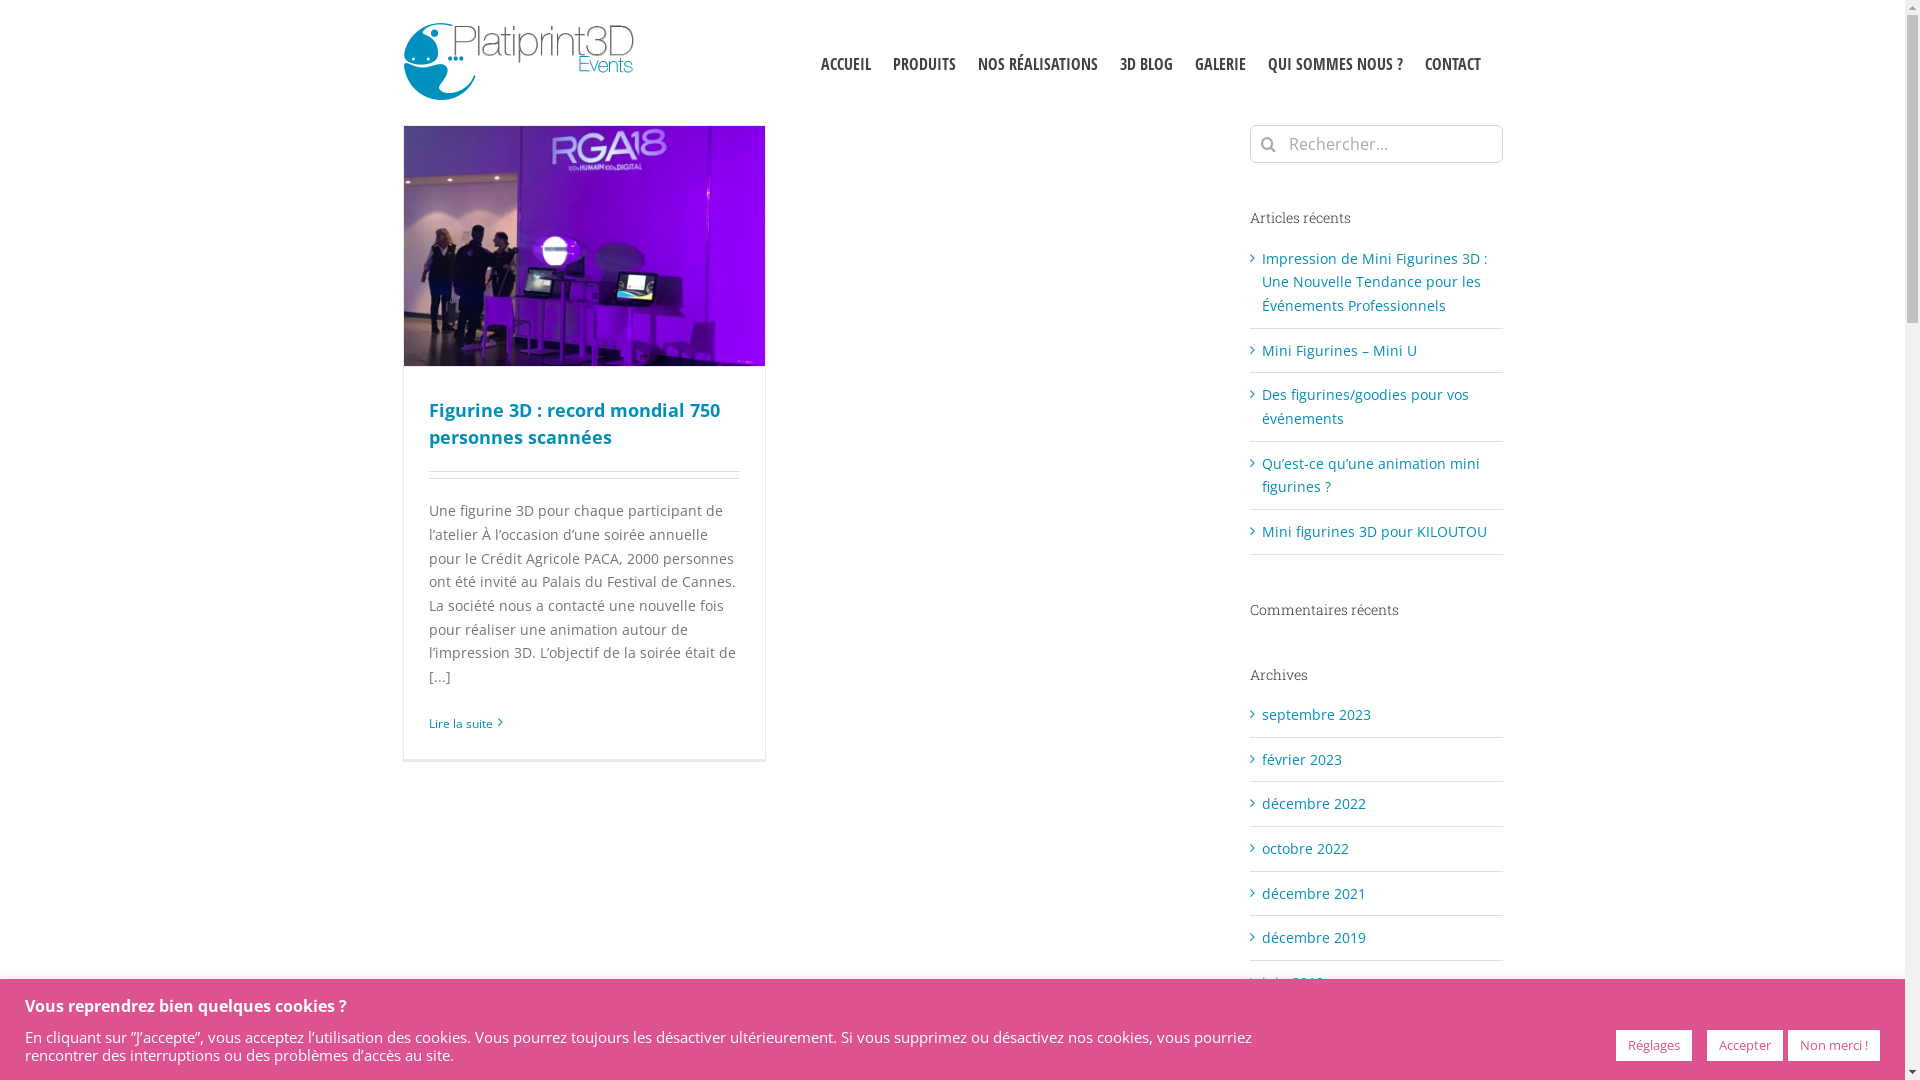 This screenshot has width=1920, height=1080. What do you see at coordinates (1261, 530) in the screenshot?
I see `'Mini figurines 3D pour KILOUTOU'` at bounding box center [1261, 530].